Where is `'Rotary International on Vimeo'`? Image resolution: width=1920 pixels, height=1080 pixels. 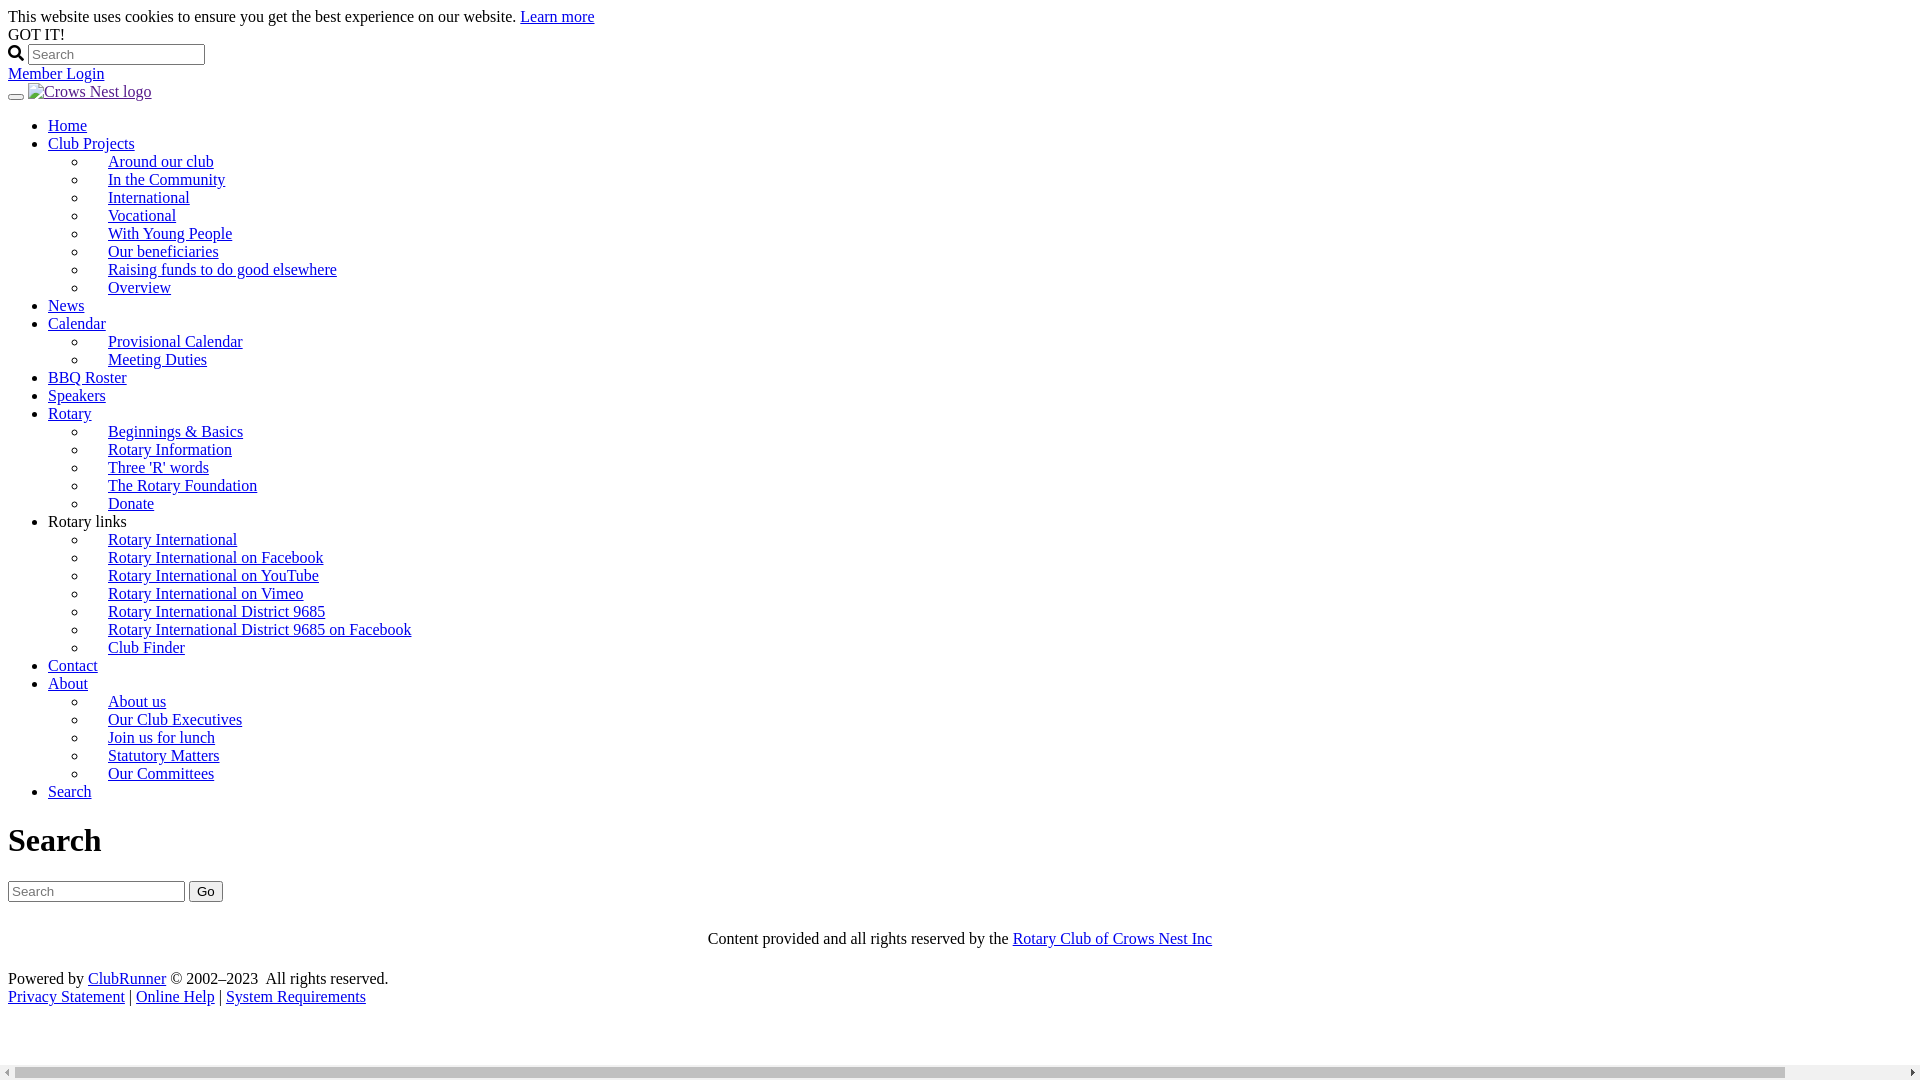 'Rotary International on Vimeo' is located at coordinates (206, 592).